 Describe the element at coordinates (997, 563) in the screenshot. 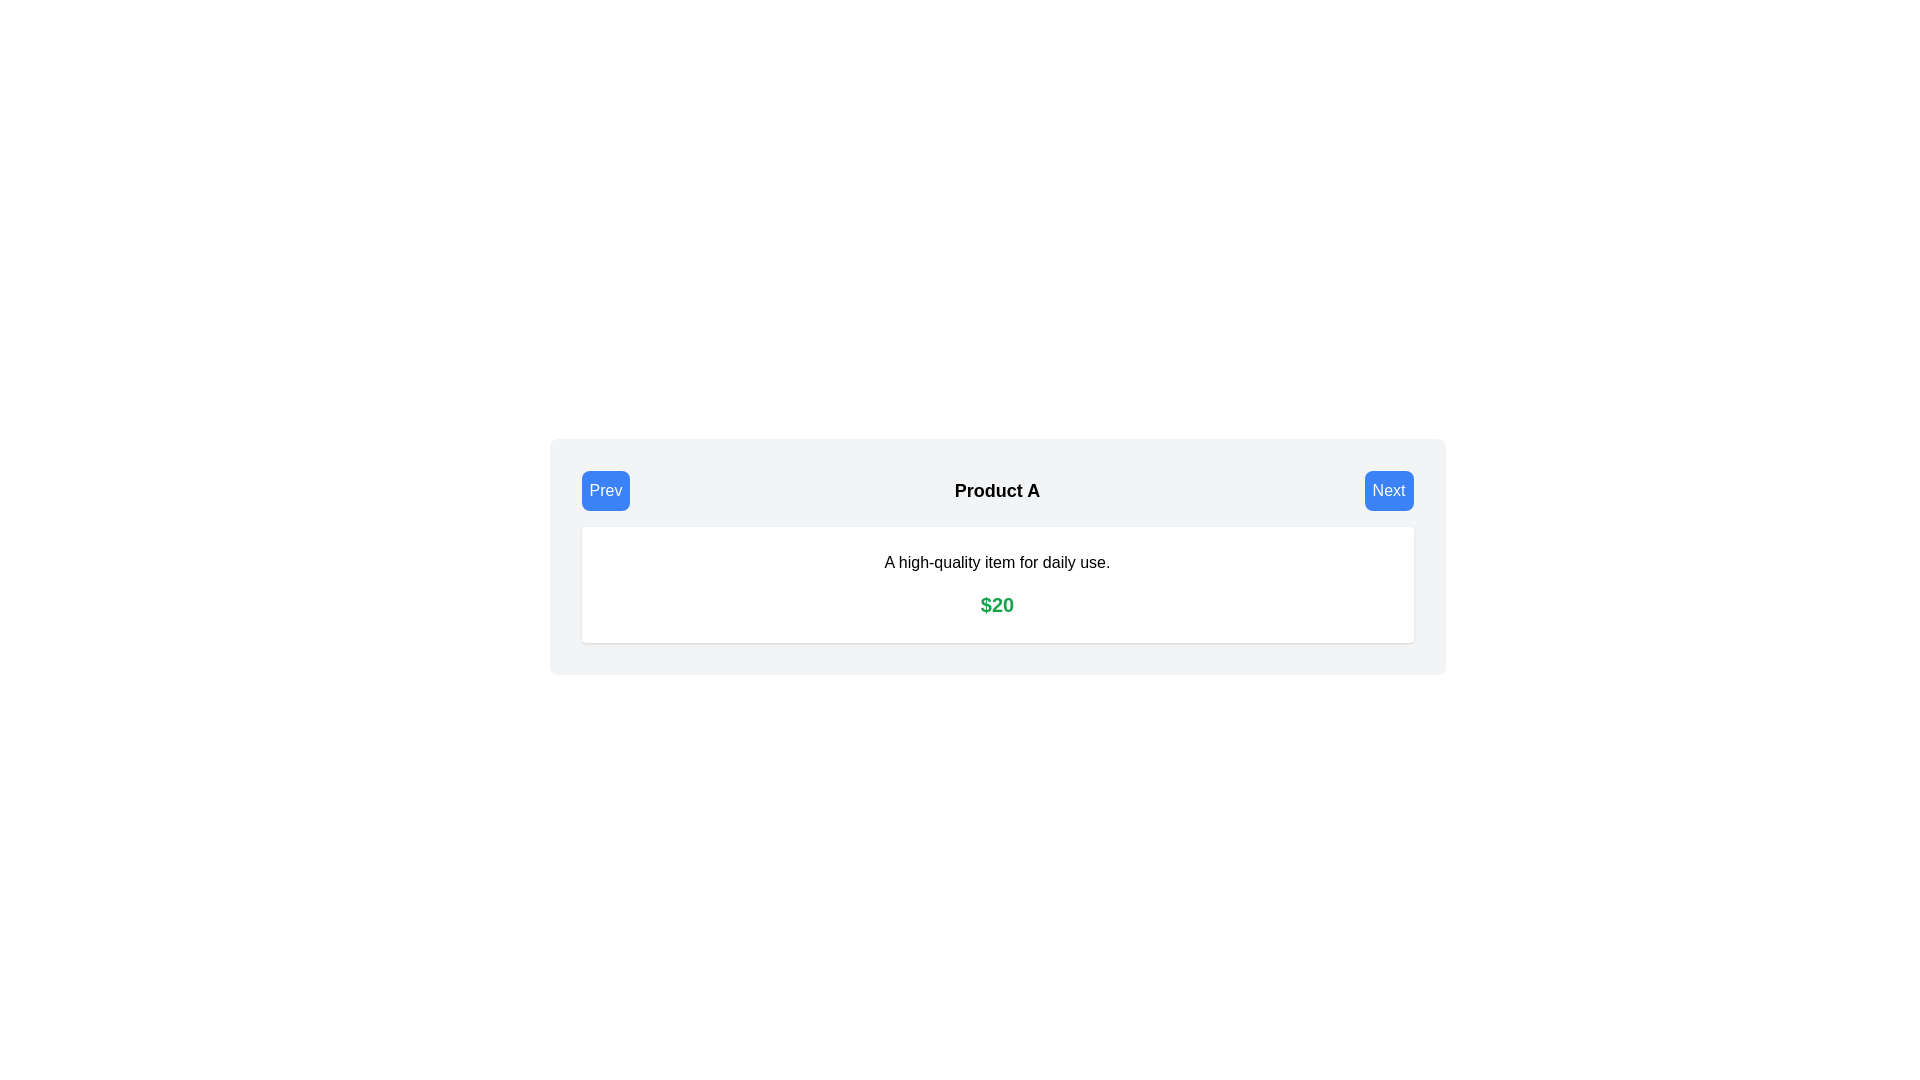

I see `the text label that provides key information about the product's quality, positioned above the pricing element '$20' and below the title 'Product A'` at that location.